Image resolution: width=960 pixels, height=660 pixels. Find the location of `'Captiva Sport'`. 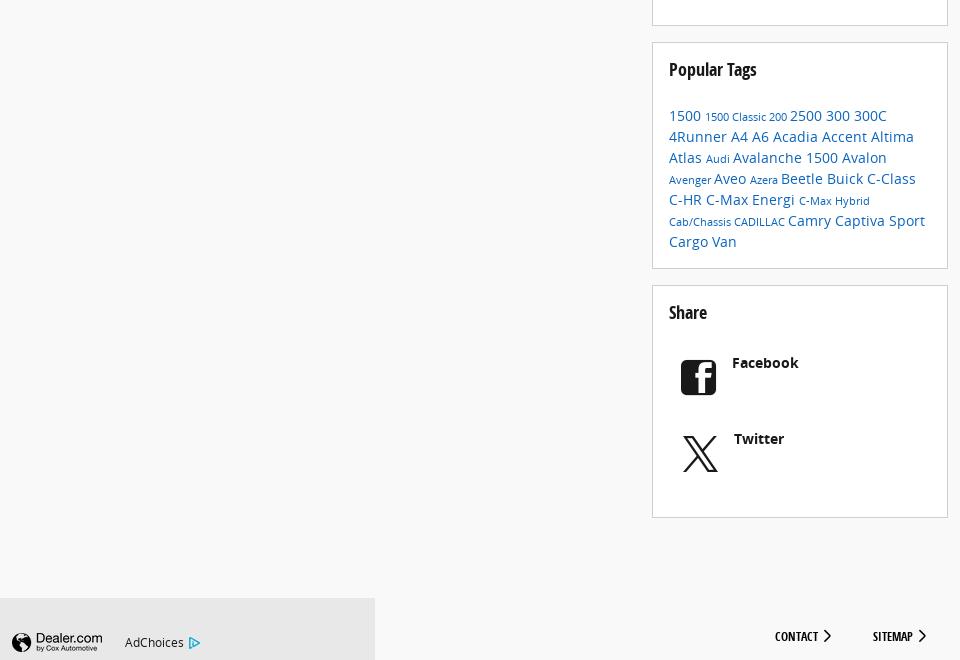

'Captiva Sport' is located at coordinates (879, 235).